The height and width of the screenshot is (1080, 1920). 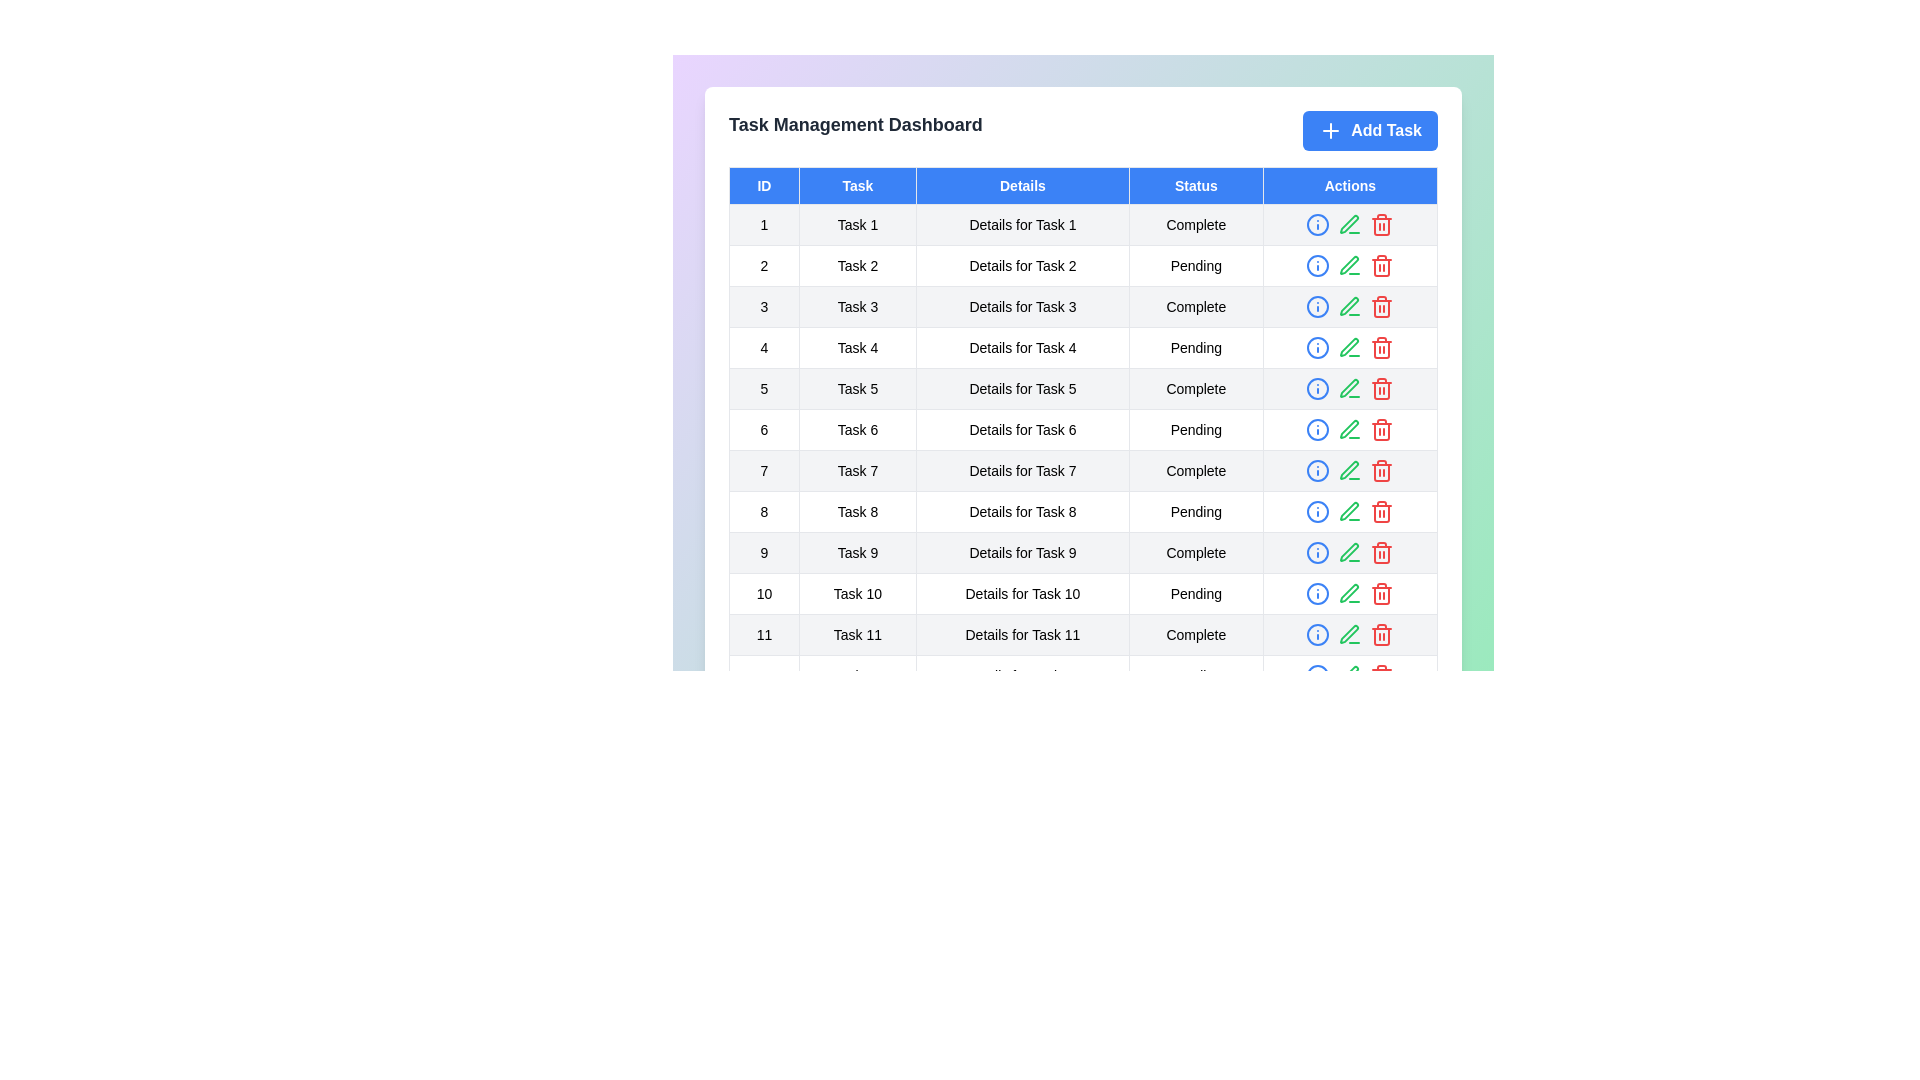 What do you see at coordinates (763, 185) in the screenshot?
I see `the column header to sort tasks by ID` at bounding box center [763, 185].